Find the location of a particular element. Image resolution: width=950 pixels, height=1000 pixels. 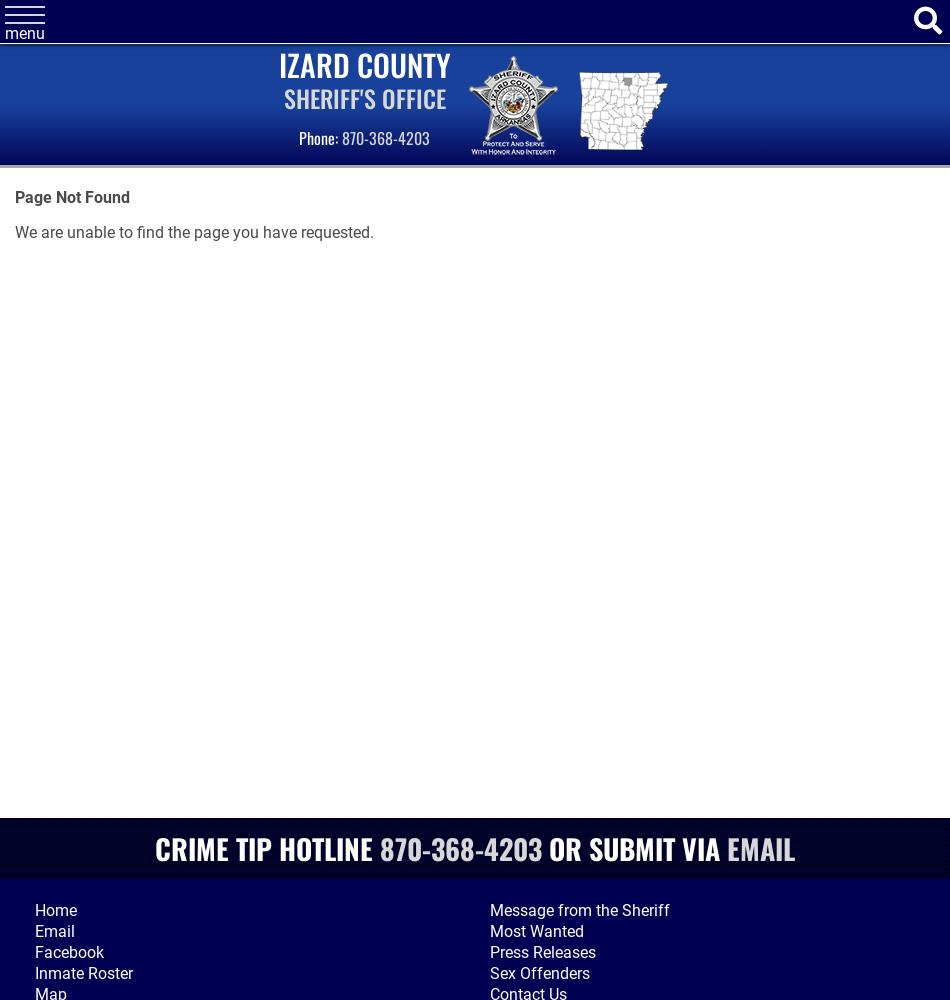

'Submit Via' is located at coordinates (657, 847).